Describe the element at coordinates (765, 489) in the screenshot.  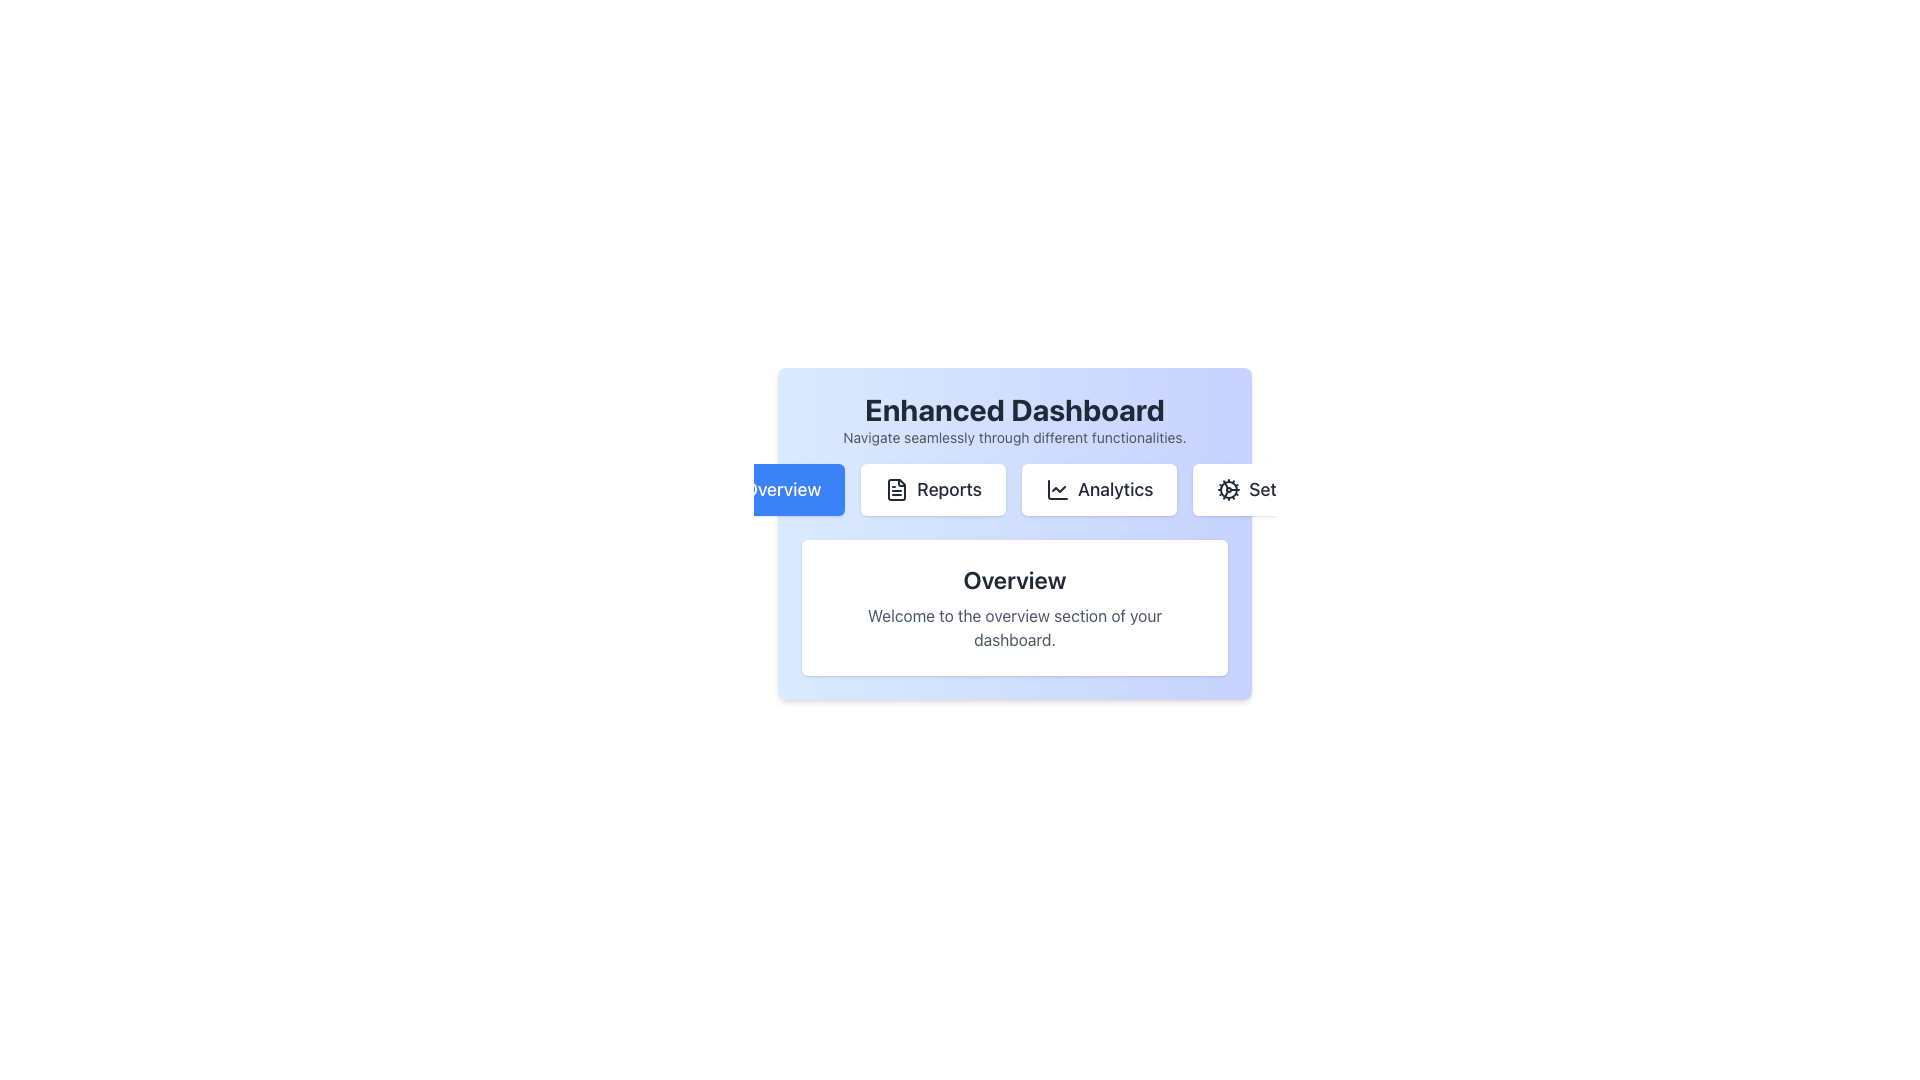
I see `the 'Overview' button` at that location.